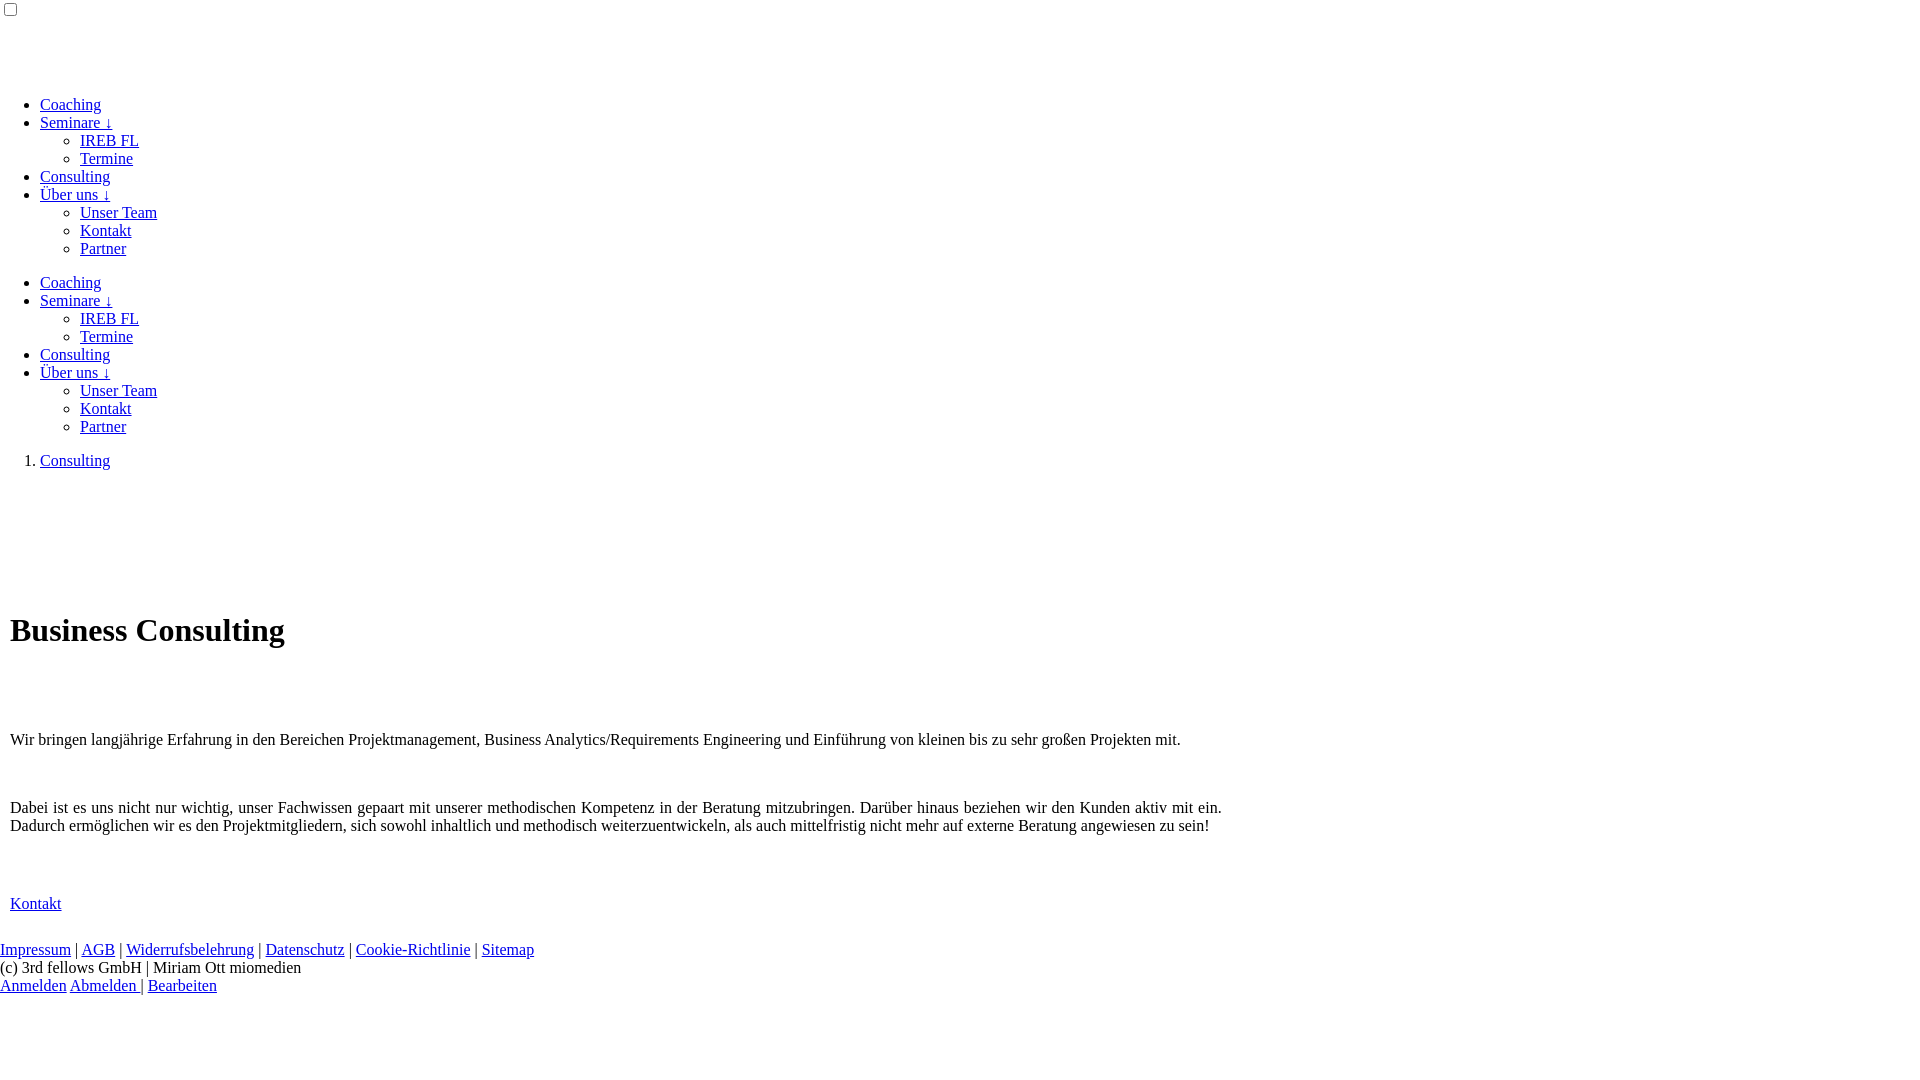  What do you see at coordinates (75, 460) in the screenshot?
I see `'Consulting'` at bounding box center [75, 460].